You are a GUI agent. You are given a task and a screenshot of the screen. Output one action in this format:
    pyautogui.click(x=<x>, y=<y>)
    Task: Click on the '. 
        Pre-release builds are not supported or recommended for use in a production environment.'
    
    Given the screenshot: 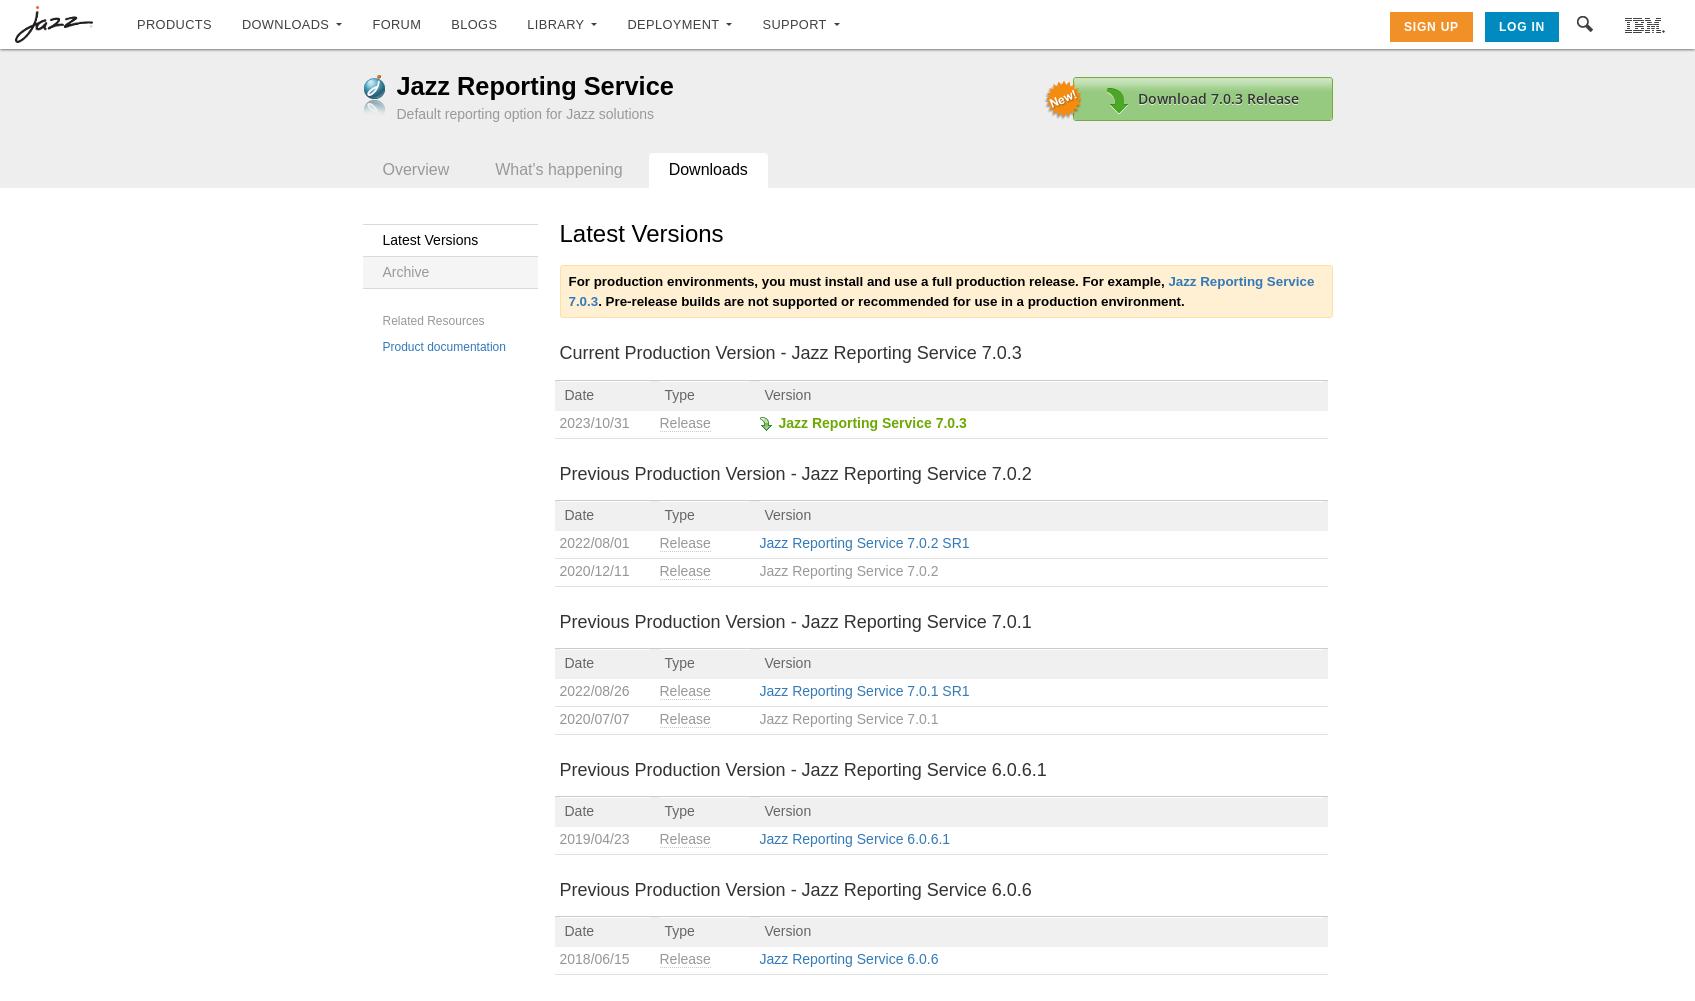 What is the action you would take?
    pyautogui.click(x=890, y=300)
    